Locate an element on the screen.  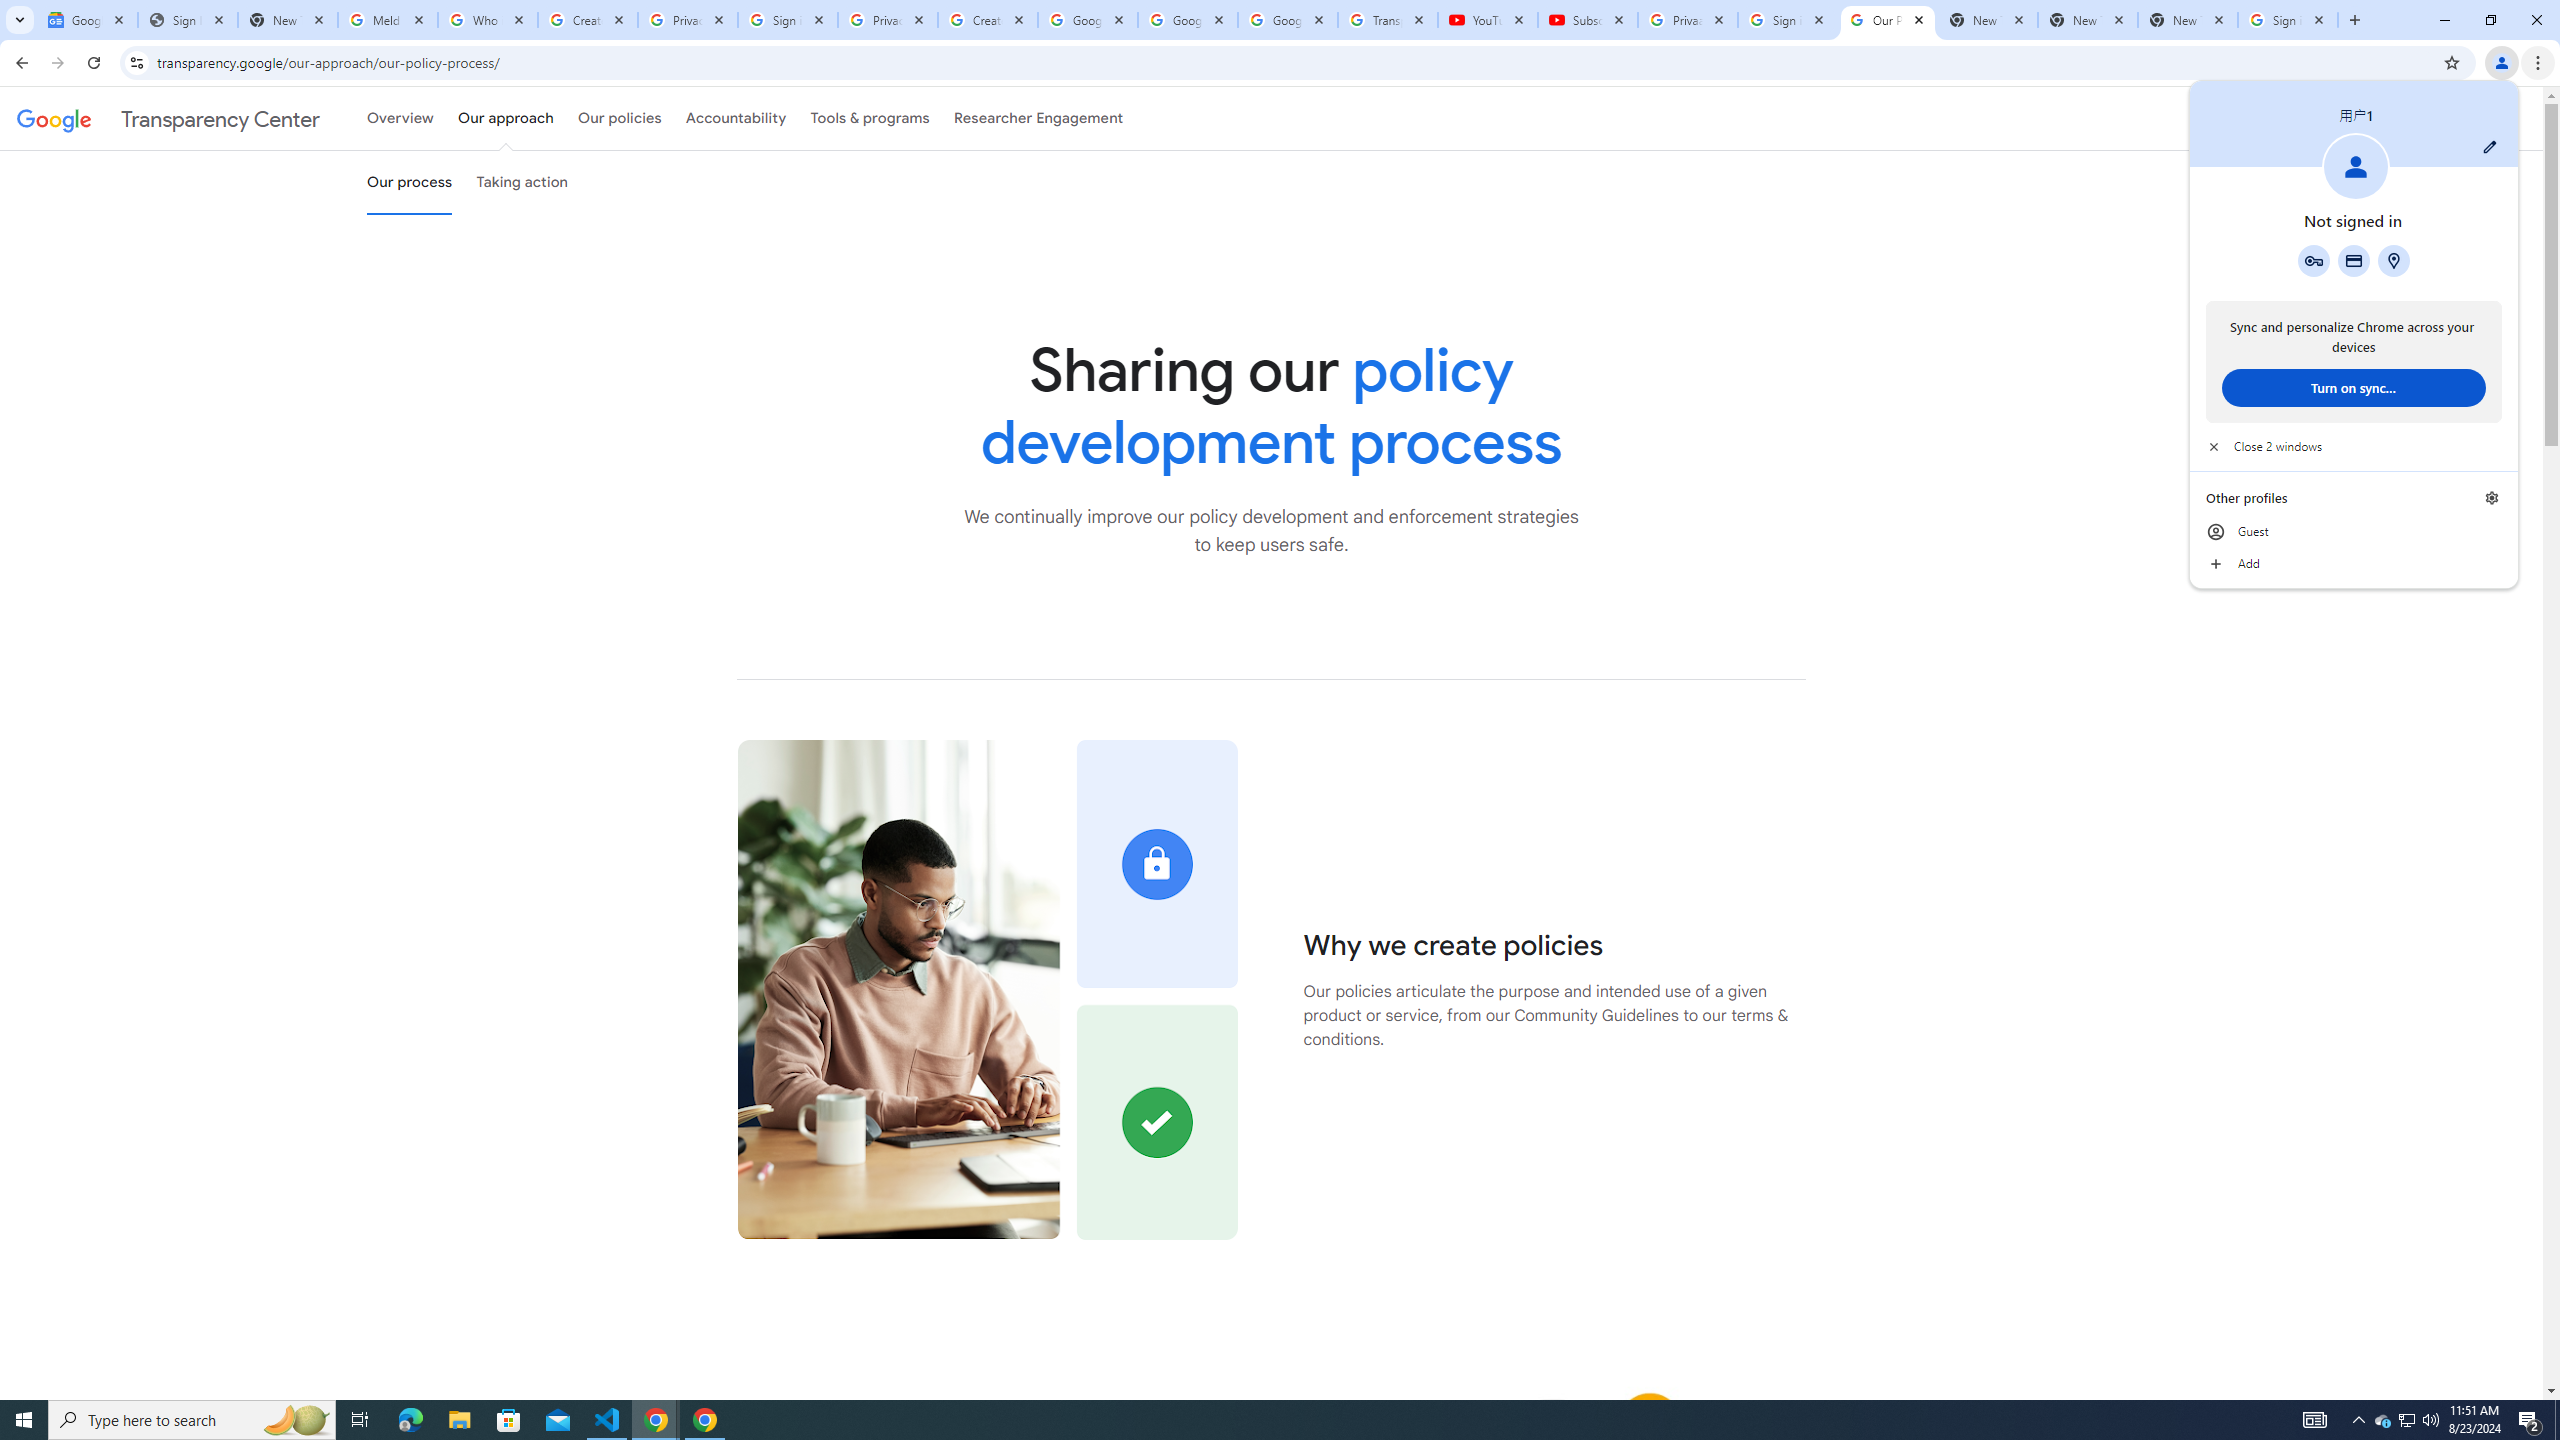
'Subscriptions - YouTube' is located at coordinates (1586, 19).